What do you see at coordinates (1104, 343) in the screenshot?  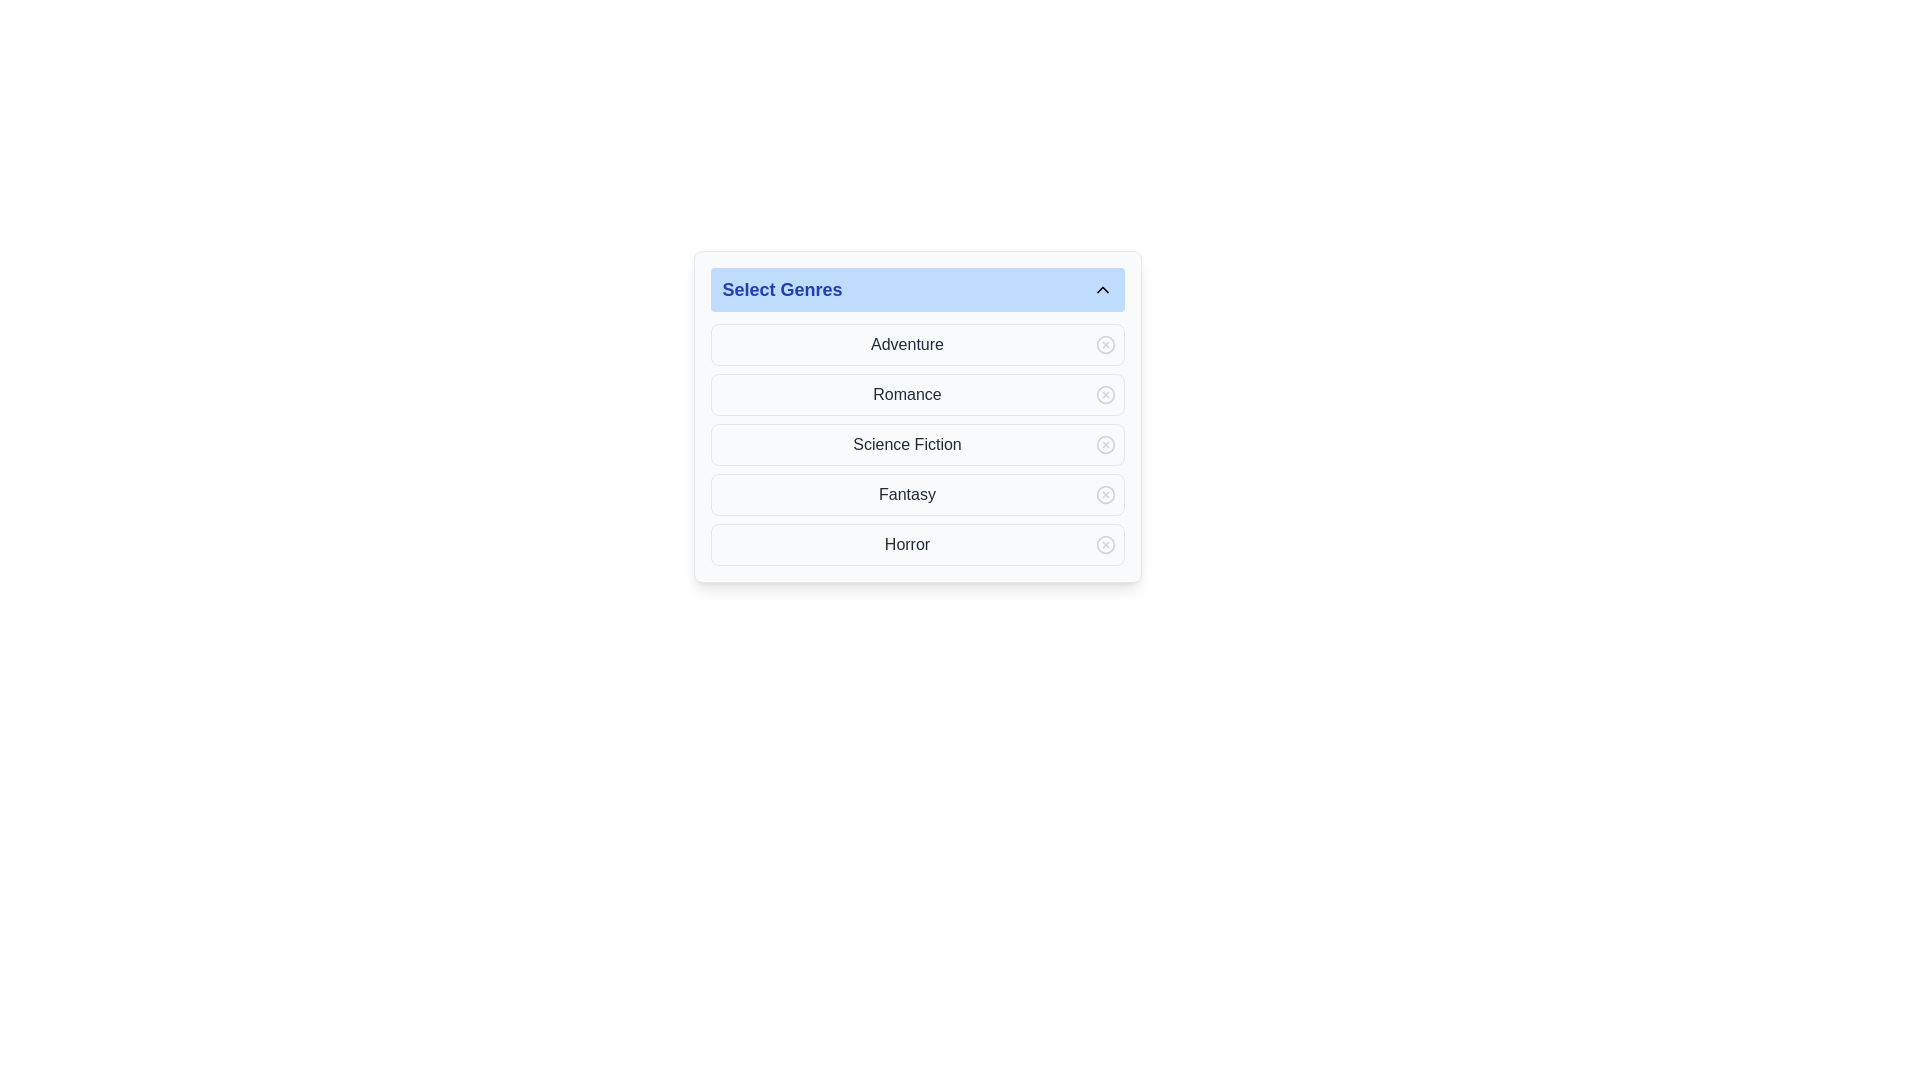 I see `the circular icon with a thick border and a small cross (X) symbol in the center, located to the far right of the 'Adventure' genre label within the 'Select Genres' list` at bounding box center [1104, 343].